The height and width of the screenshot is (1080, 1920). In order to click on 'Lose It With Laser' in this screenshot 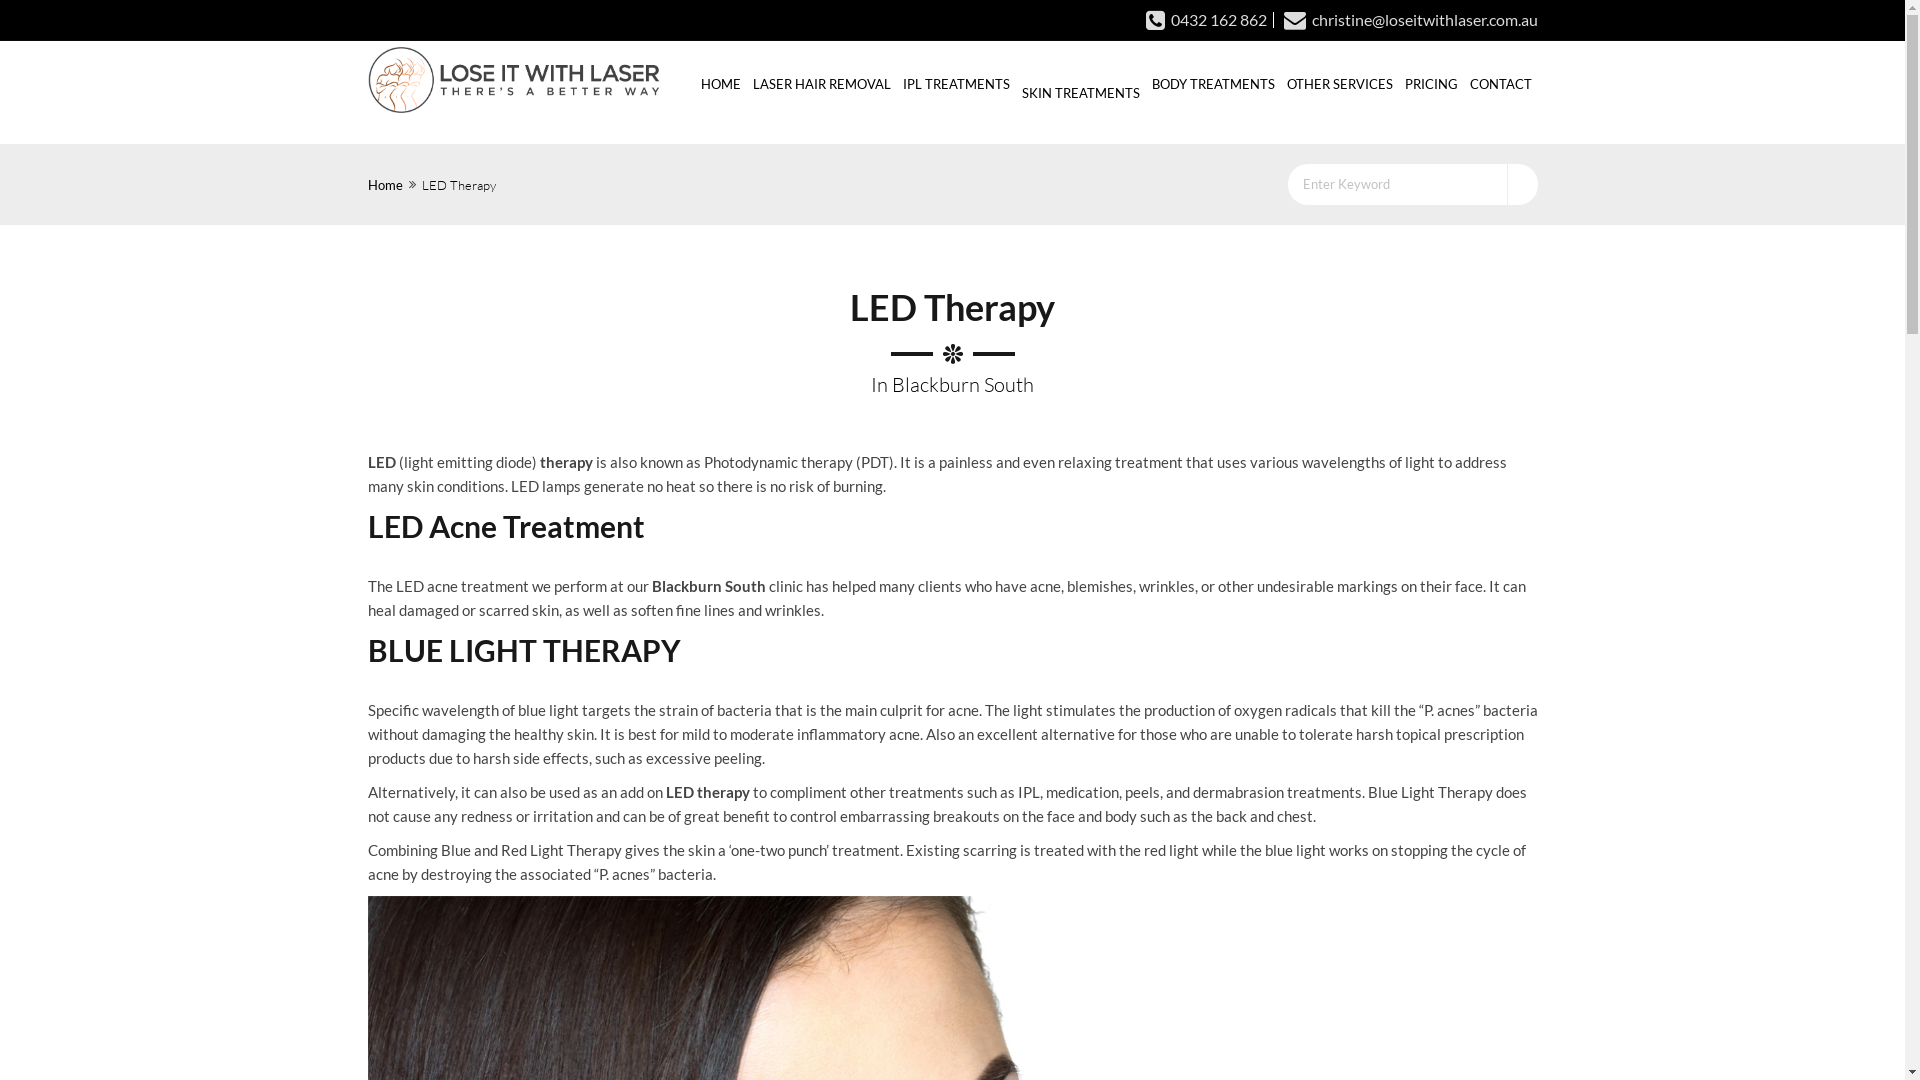, I will do `click(514, 79)`.